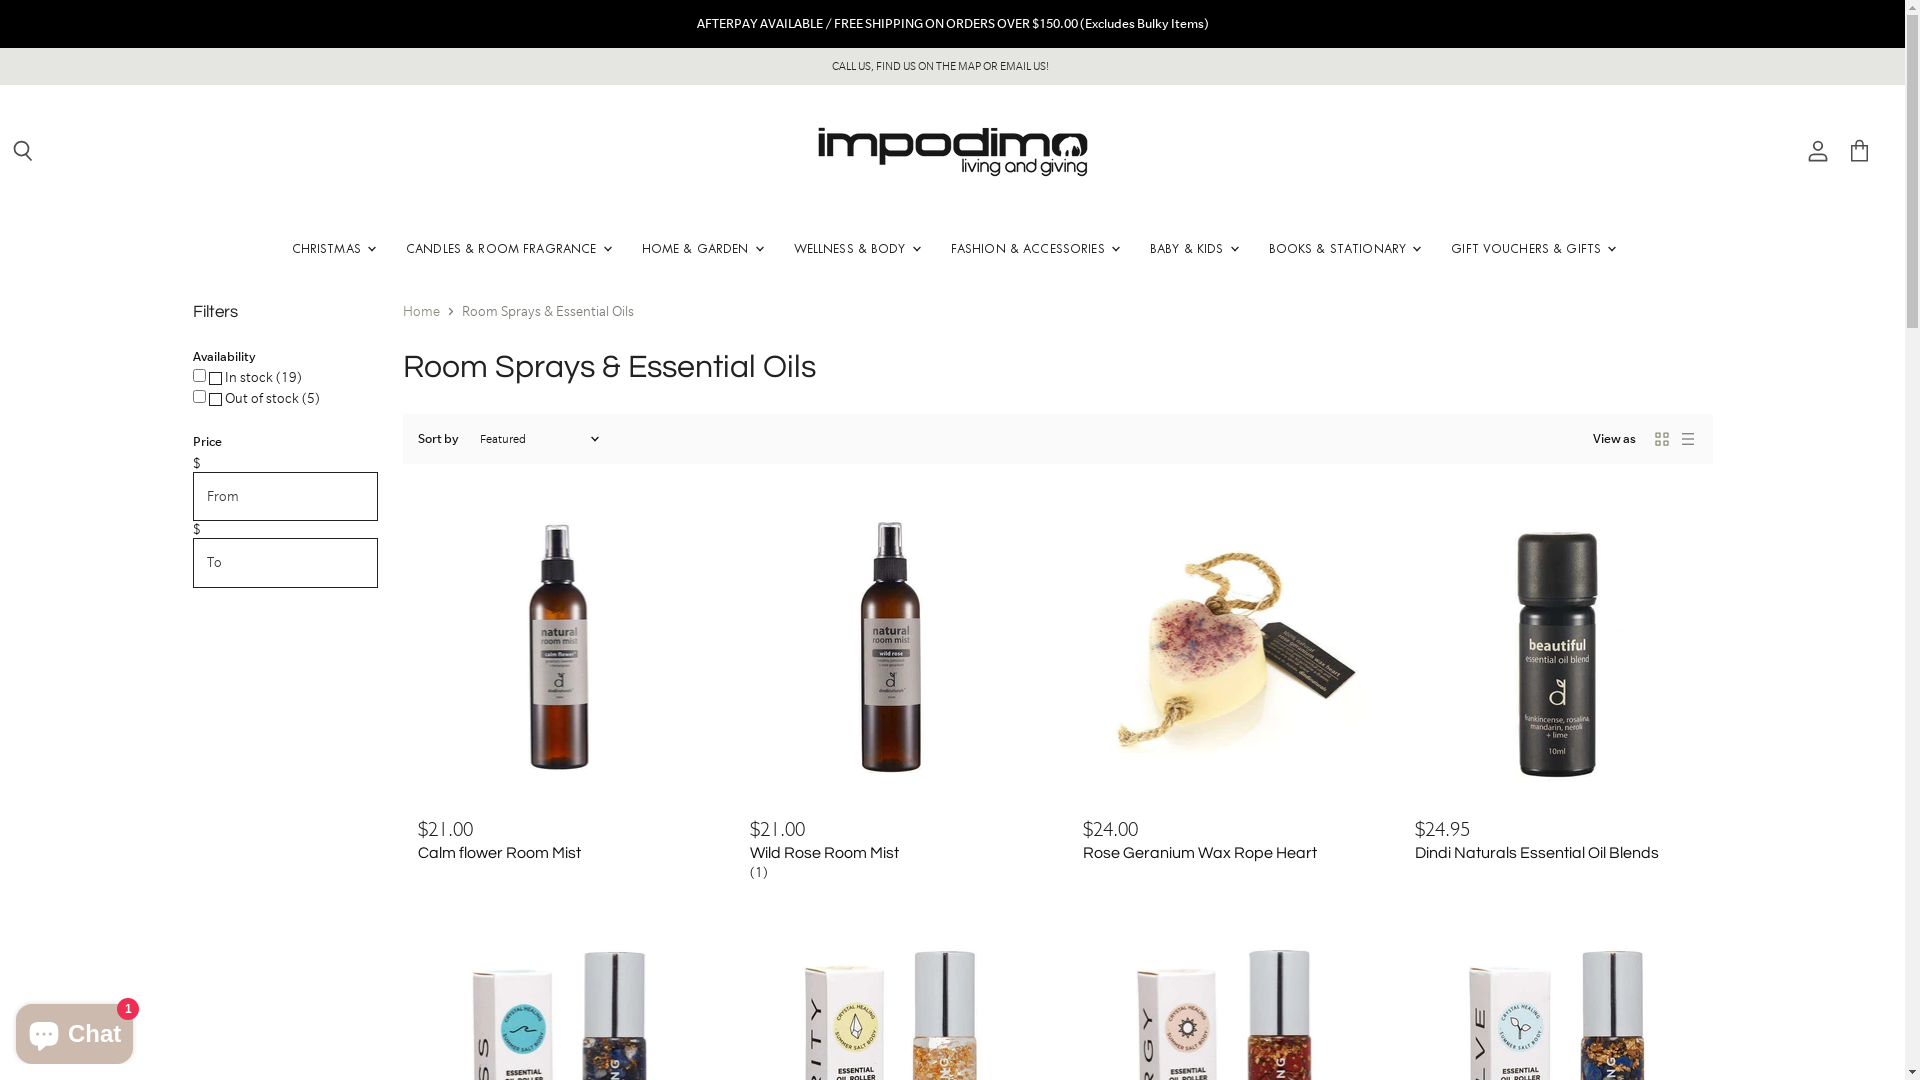 The width and height of the screenshot is (1920, 1080). Describe the element at coordinates (1193, 247) in the screenshot. I see `'BABY & KIDS'` at that location.